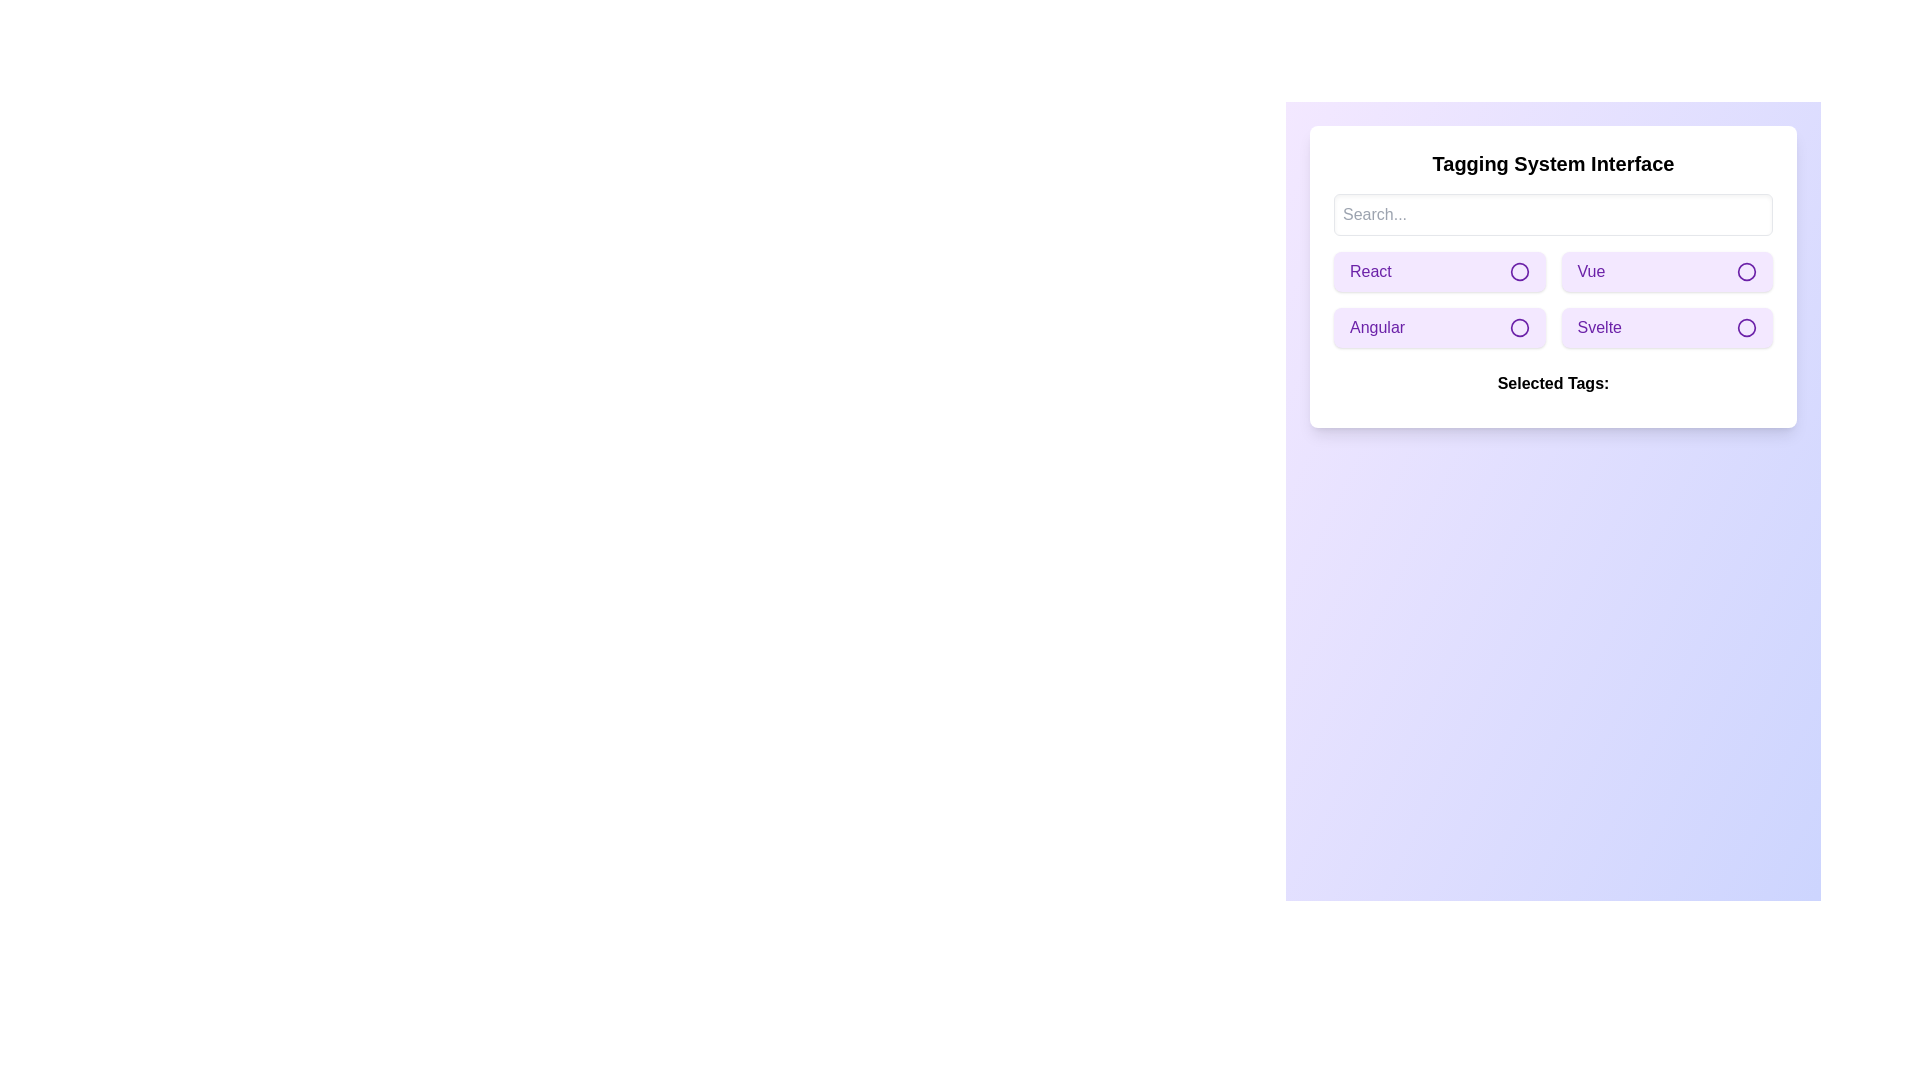 Image resolution: width=1920 pixels, height=1080 pixels. I want to click on the Circular SVG graphic that visually represents the unselected or selectable state of the Angular option in the tag selection interface, so click(1519, 326).